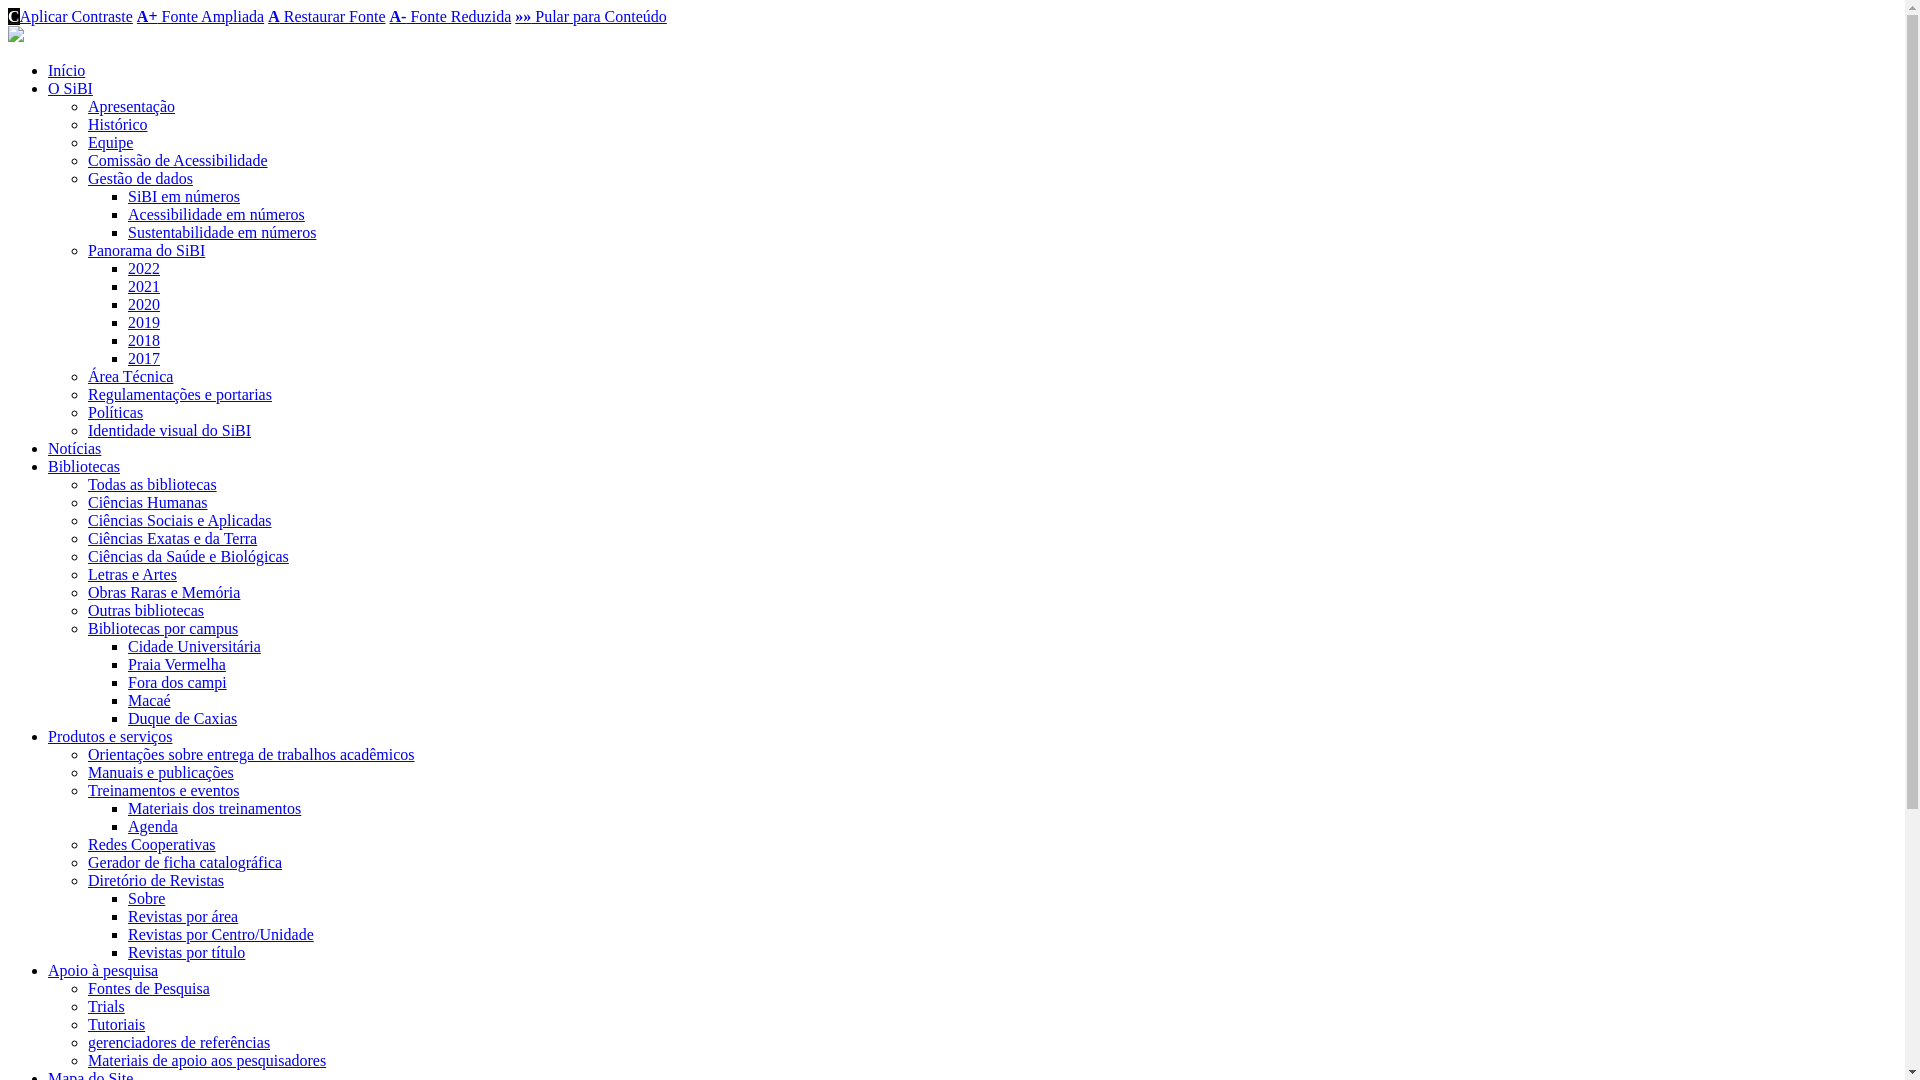 The height and width of the screenshot is (1080, 1920). I want to click on '2020', so click(143, 304).